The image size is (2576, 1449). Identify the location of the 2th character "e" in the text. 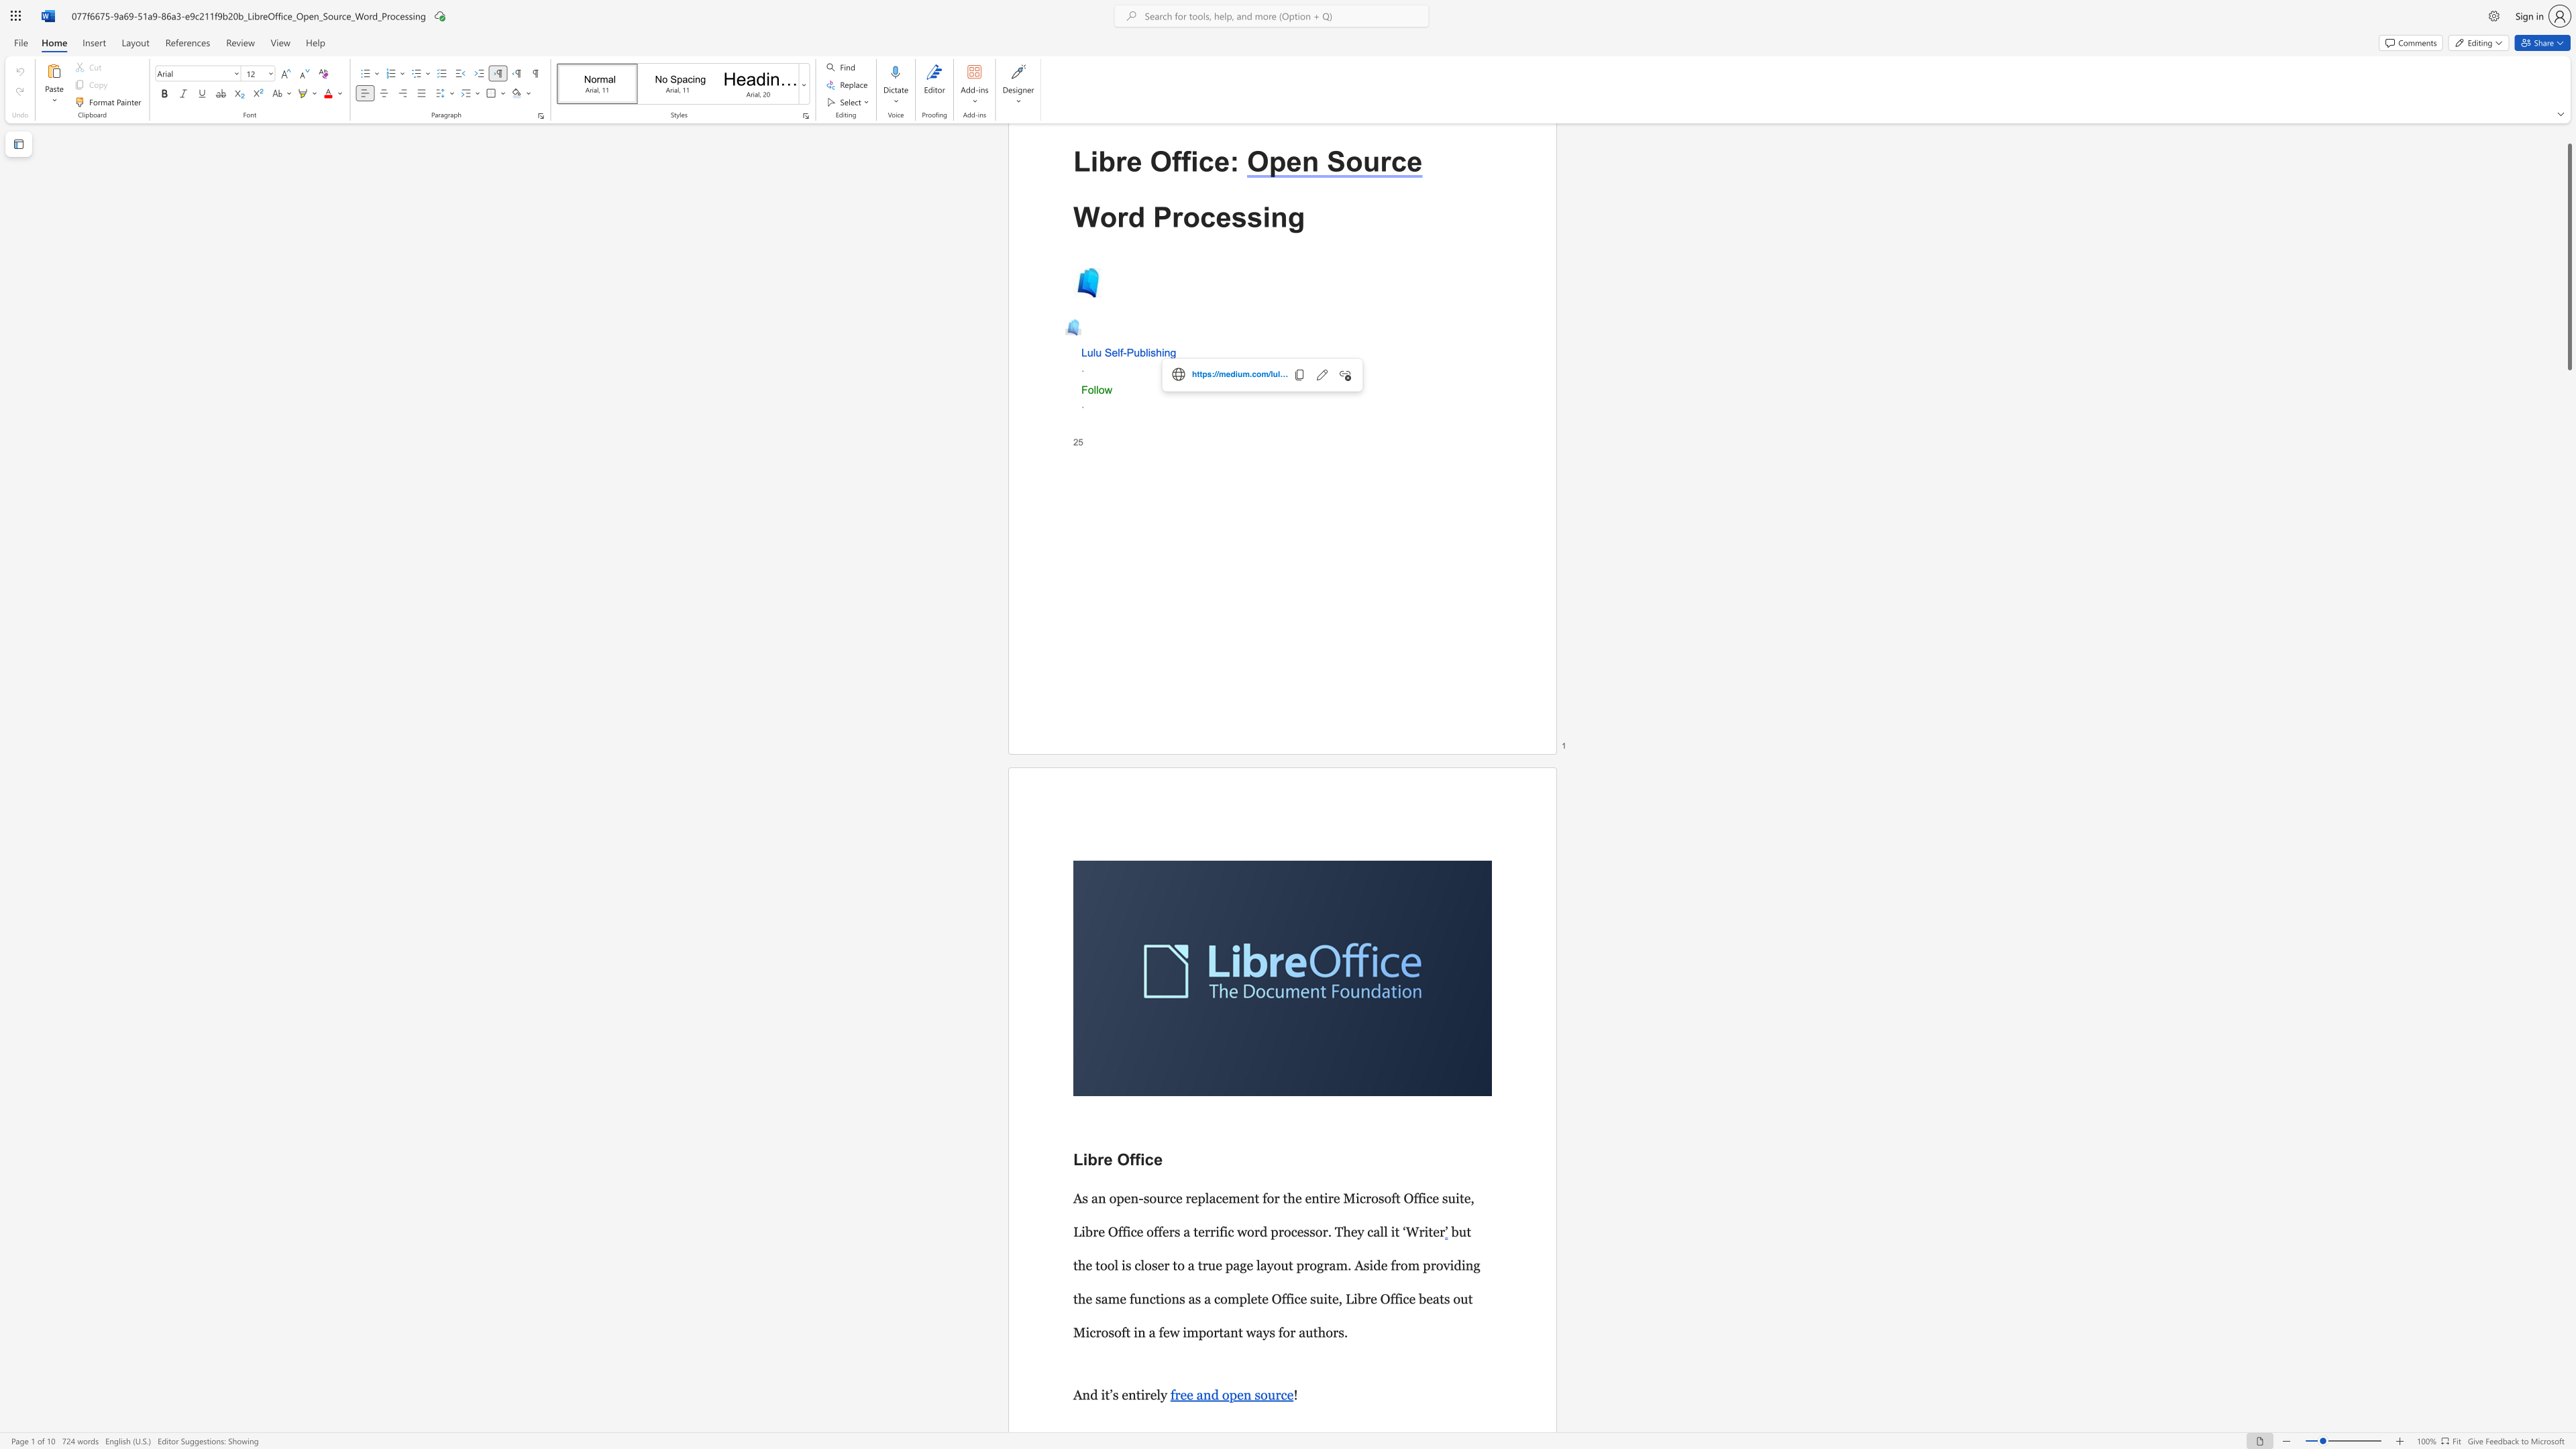
(1157, 1159).